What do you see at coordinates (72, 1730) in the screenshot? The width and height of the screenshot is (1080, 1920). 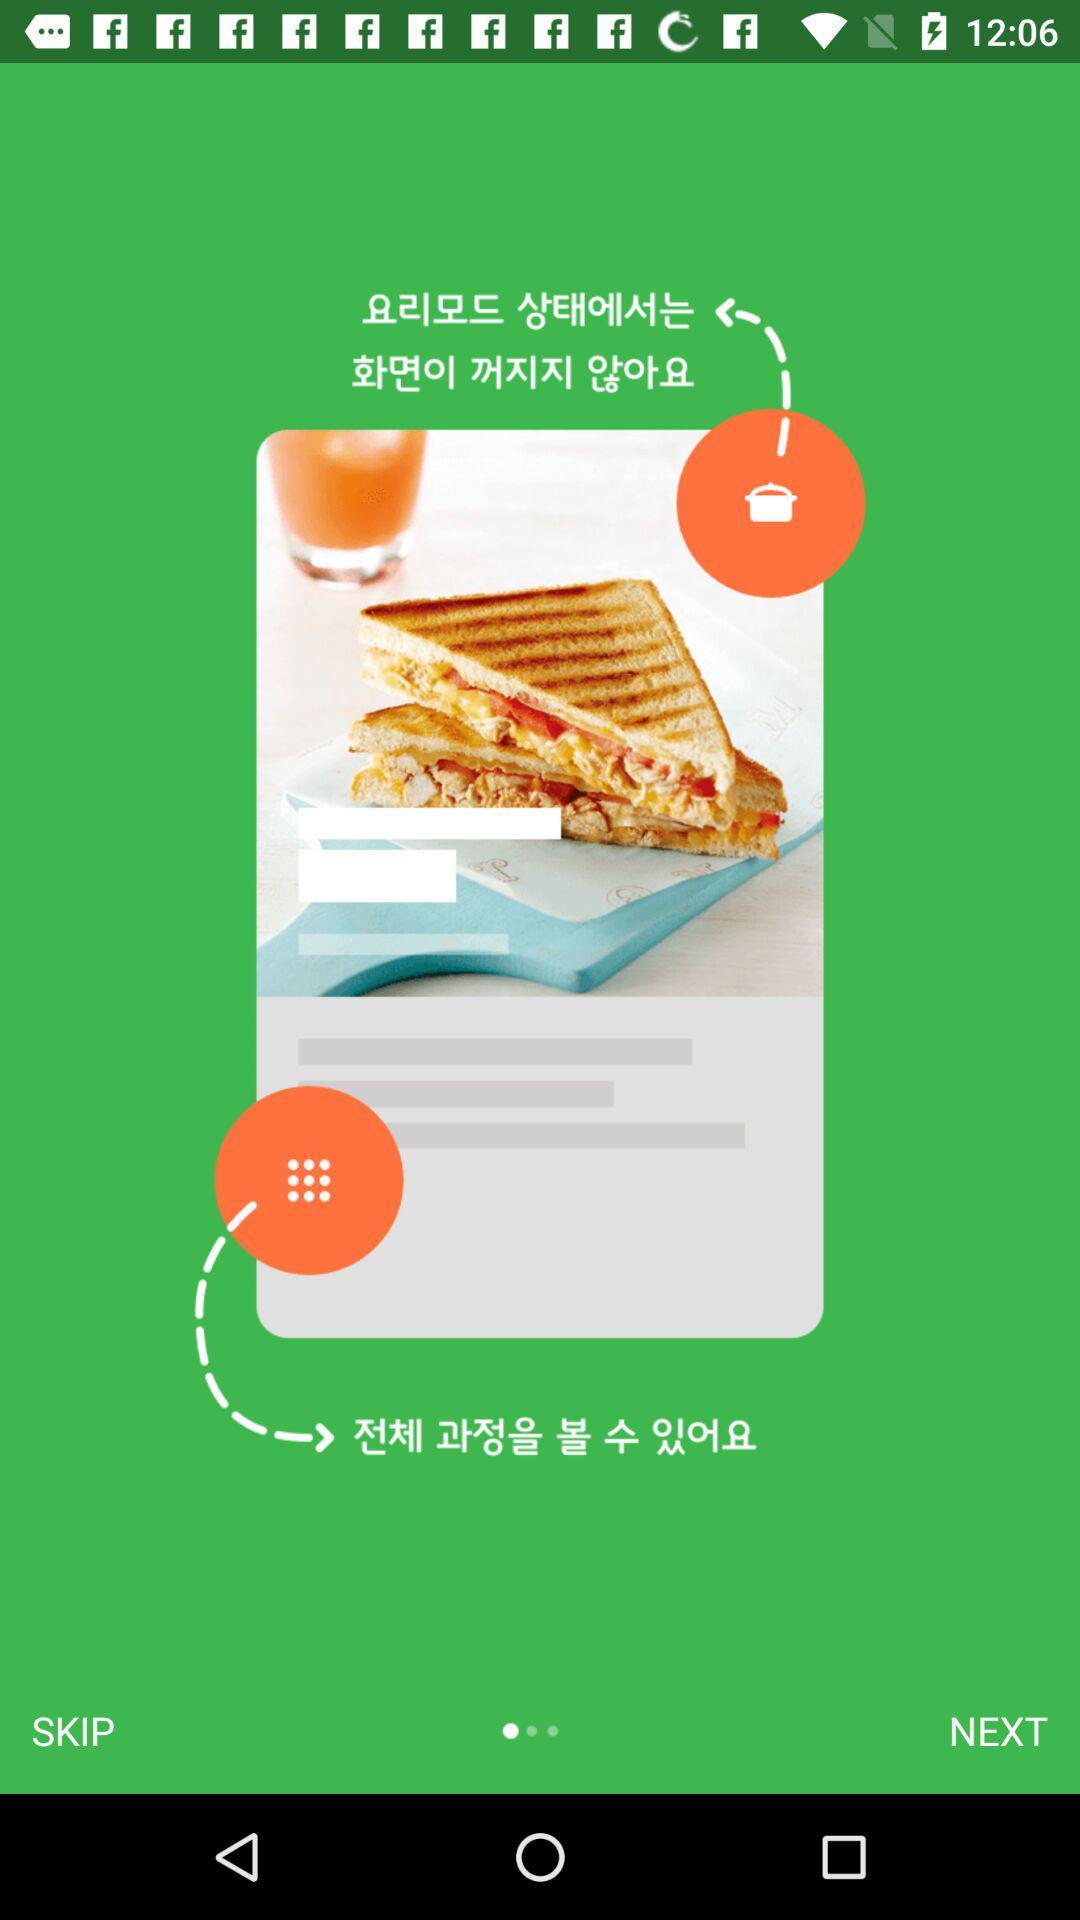 I see `item at the bottom left corner` at bounding box center [72, 1730].